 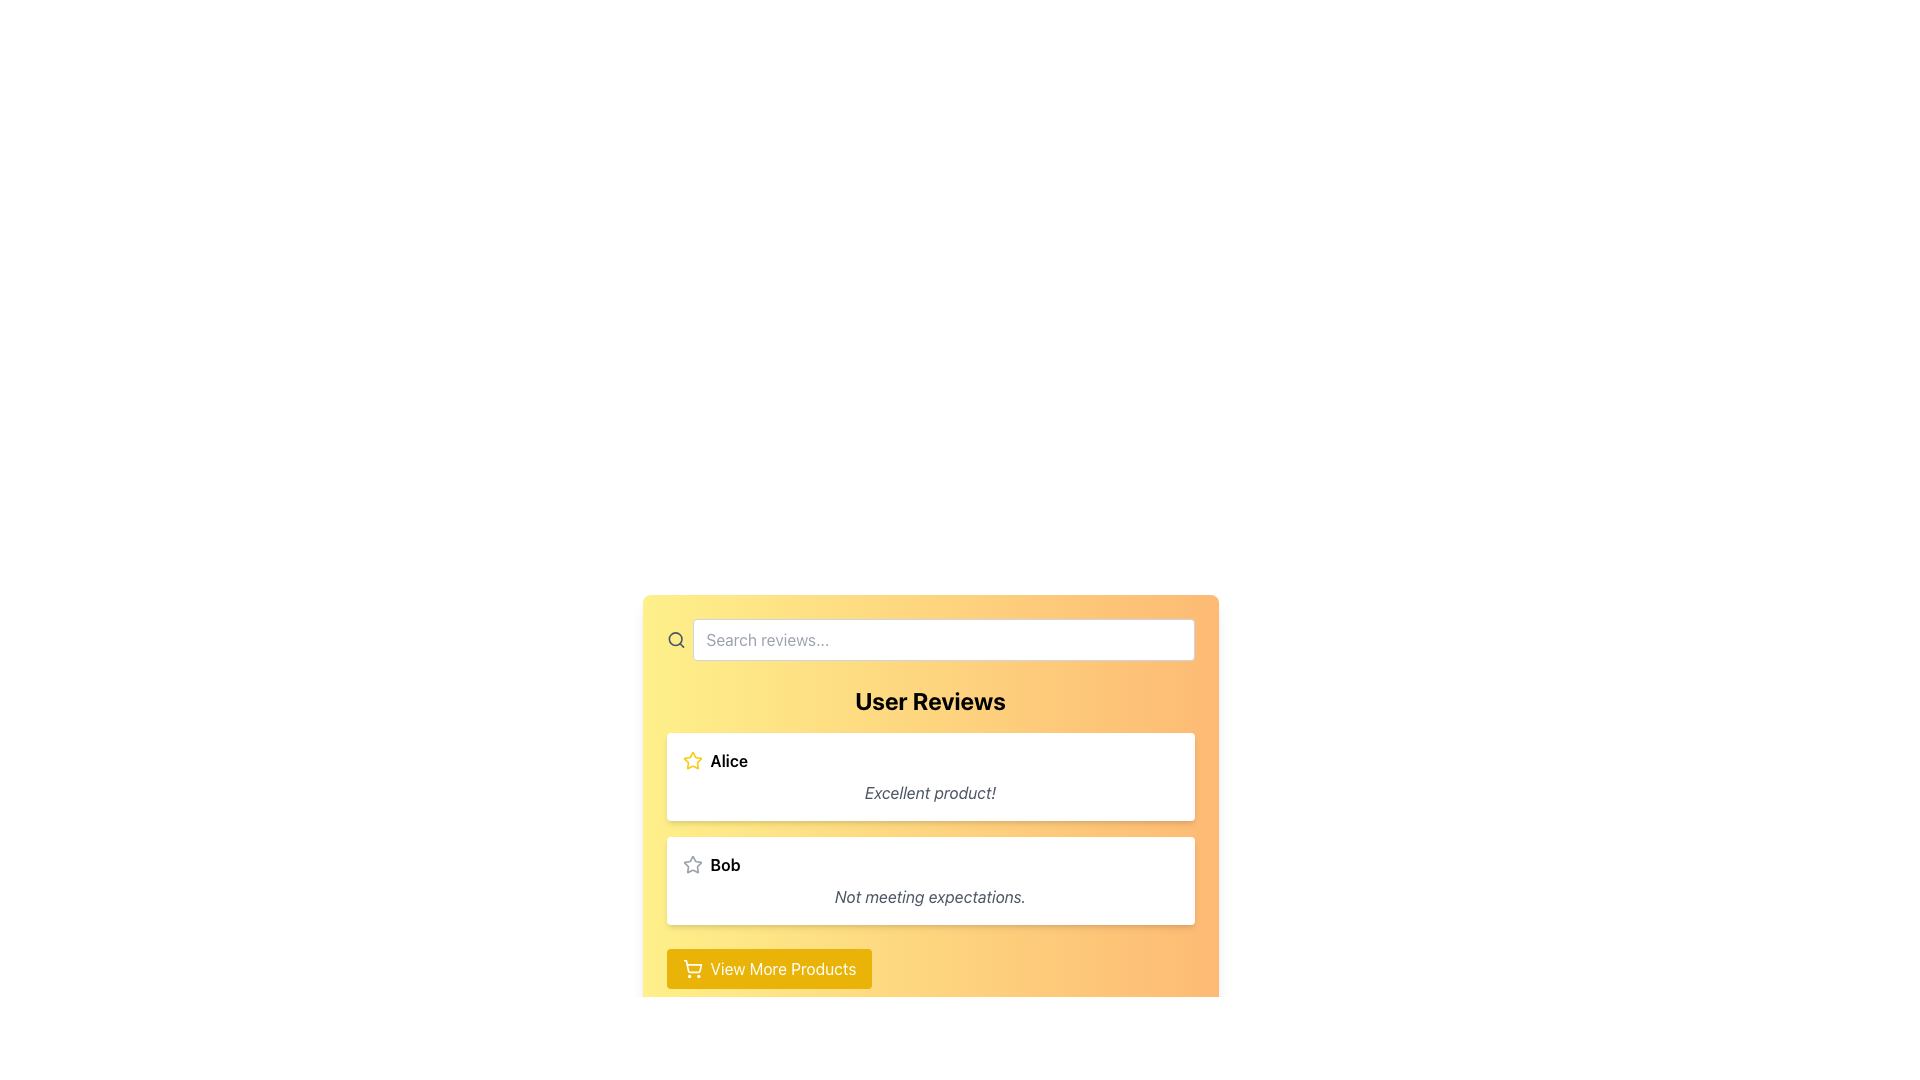 I want to click on the user review text element located under the star icon and the username 'Alice' in the first review card, so click(x=929, y=792).